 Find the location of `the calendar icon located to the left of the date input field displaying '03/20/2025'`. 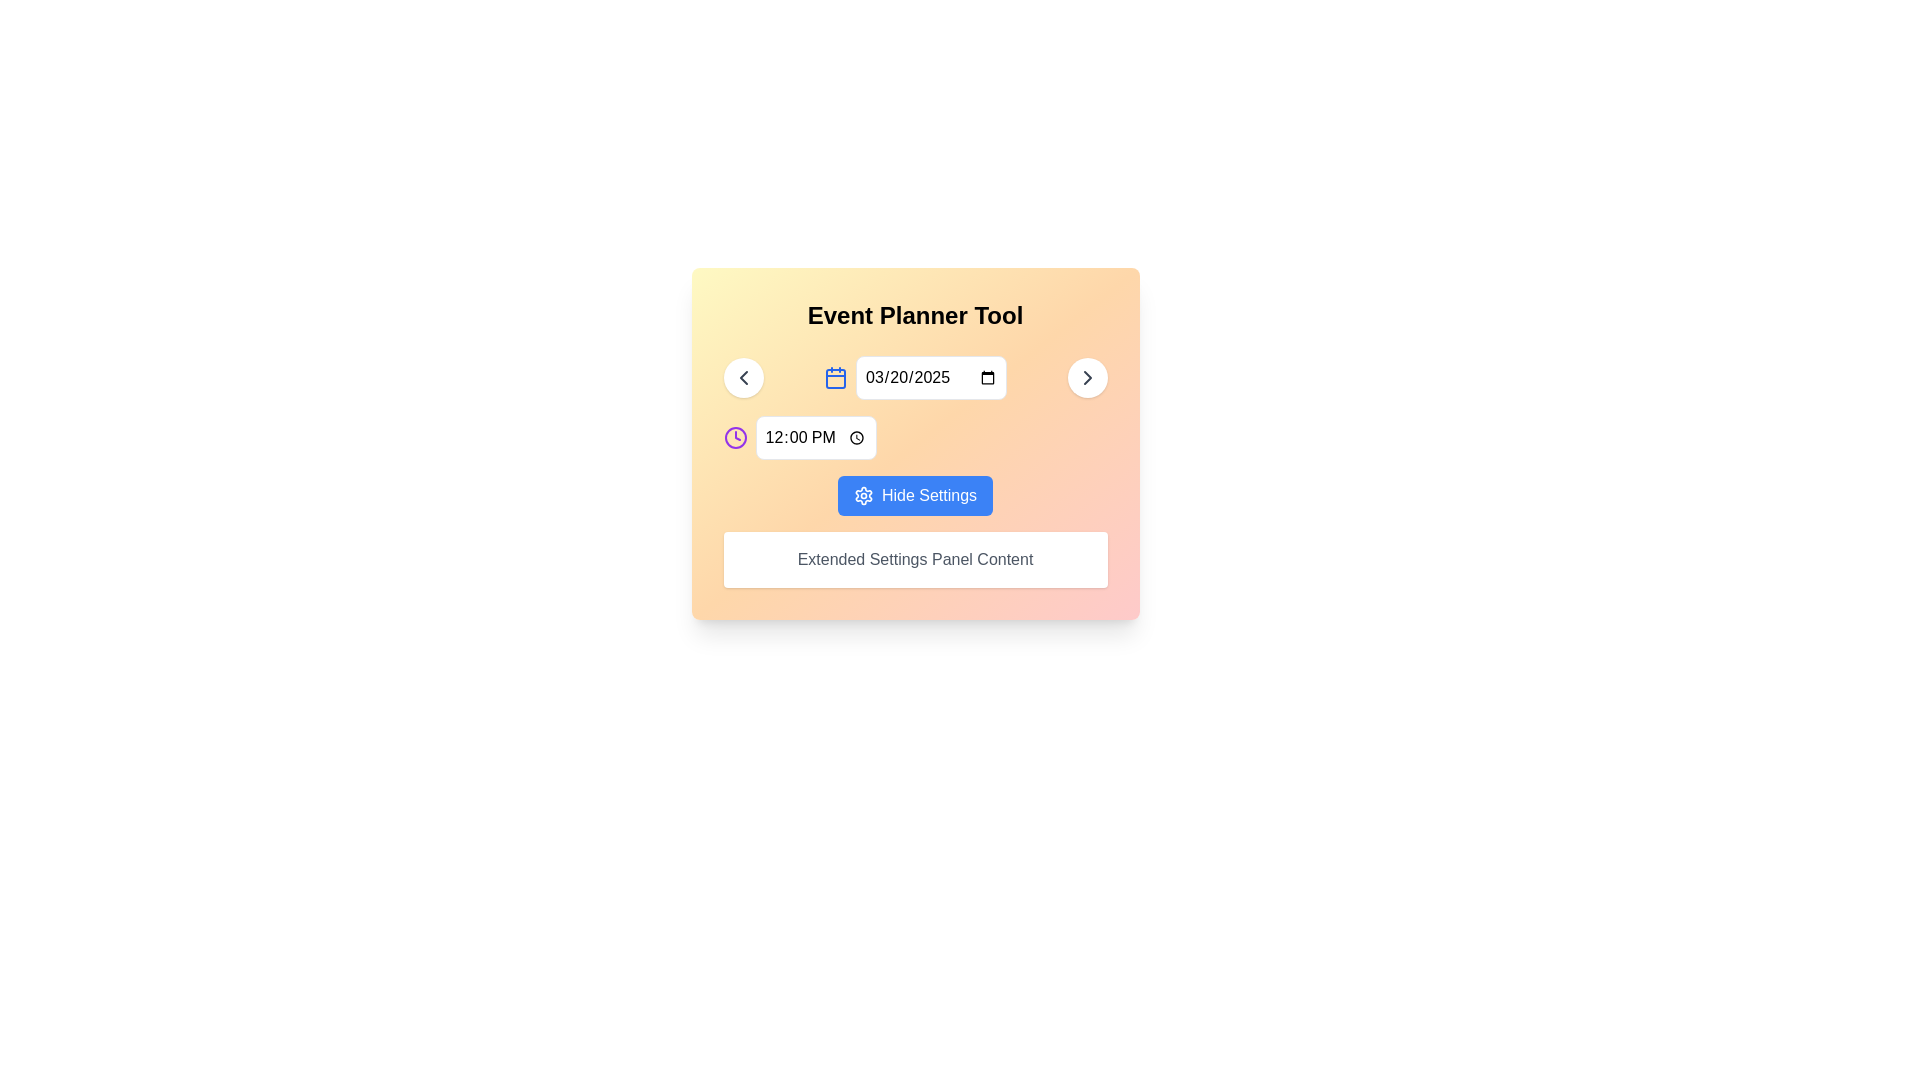

the calendar icon located to the left of the date input field displaying '03/20/2025' is located at coordinates (835, 378).